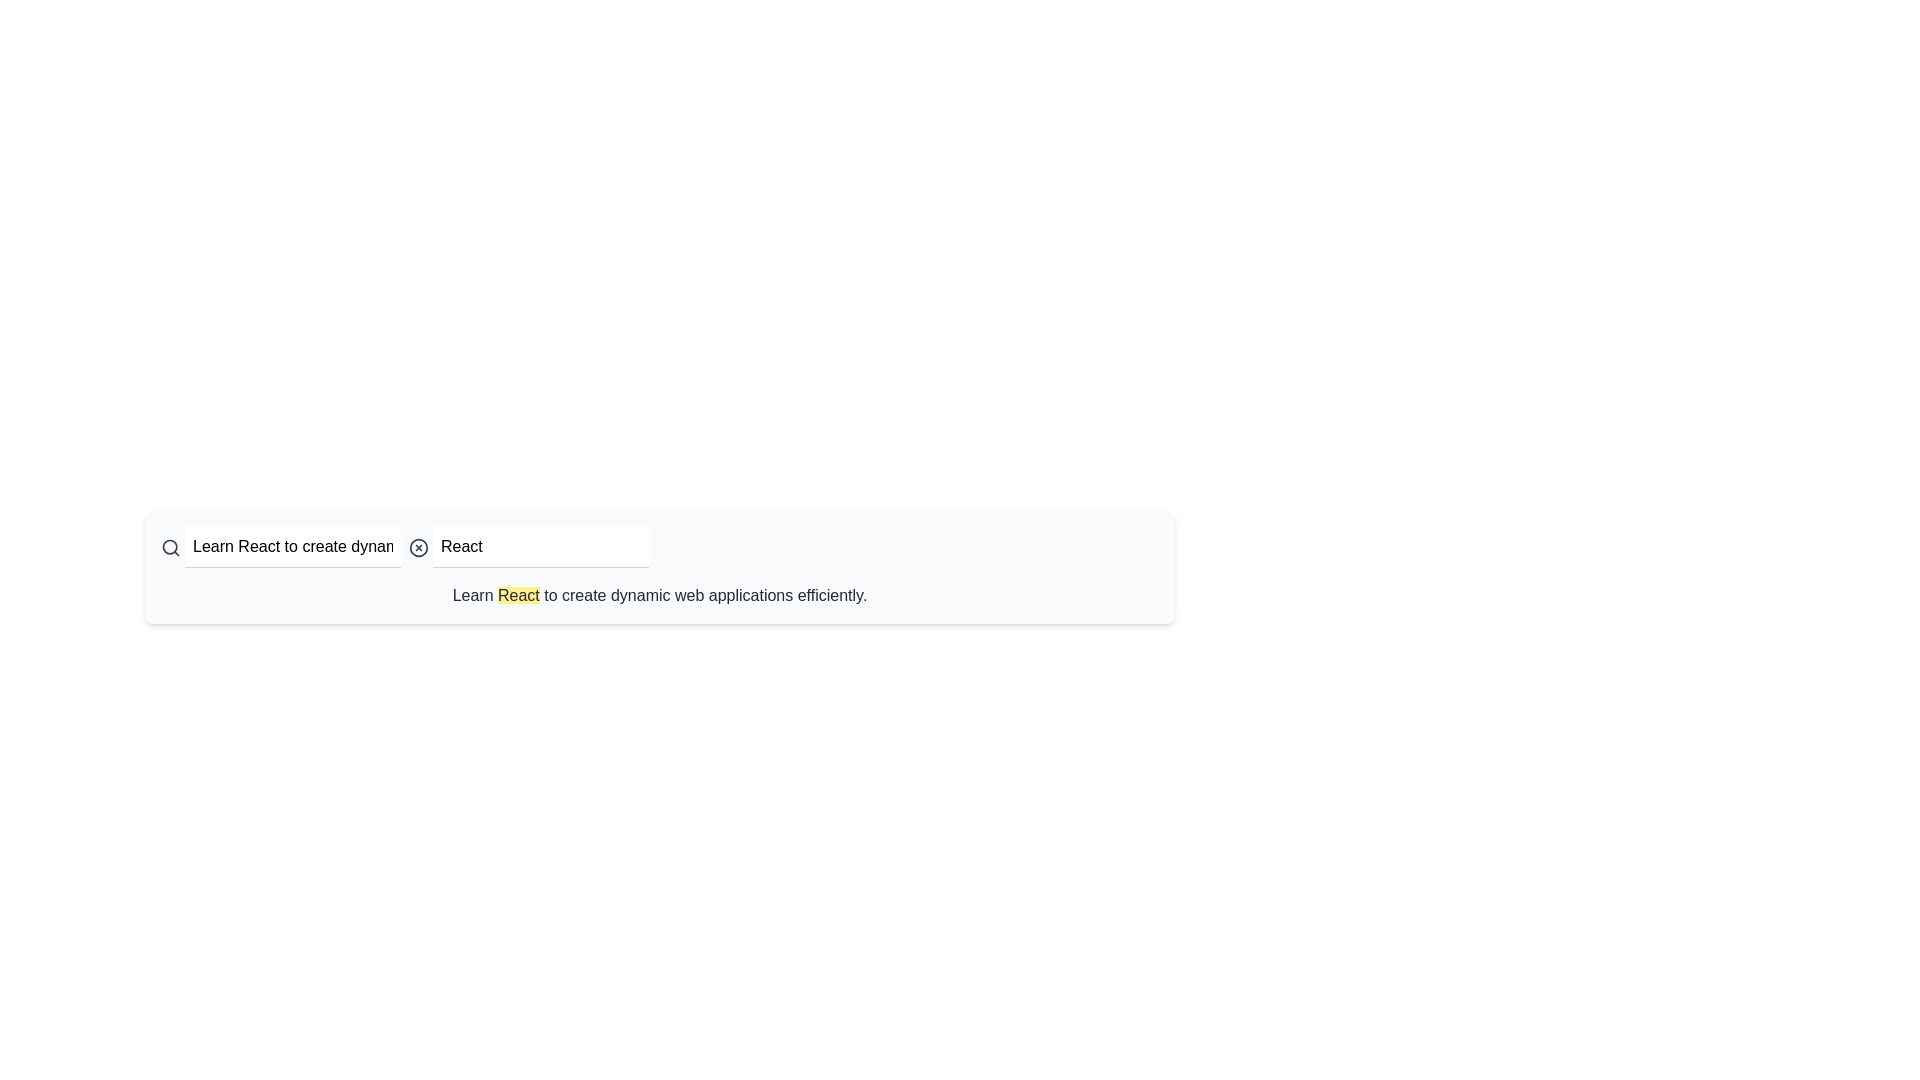 Image resolution: width=1920 pixels, height=1080 pixels. I want to click on the icon button located to the left of the text input box with the placeholder 'Search phrase', so click(417, 547).